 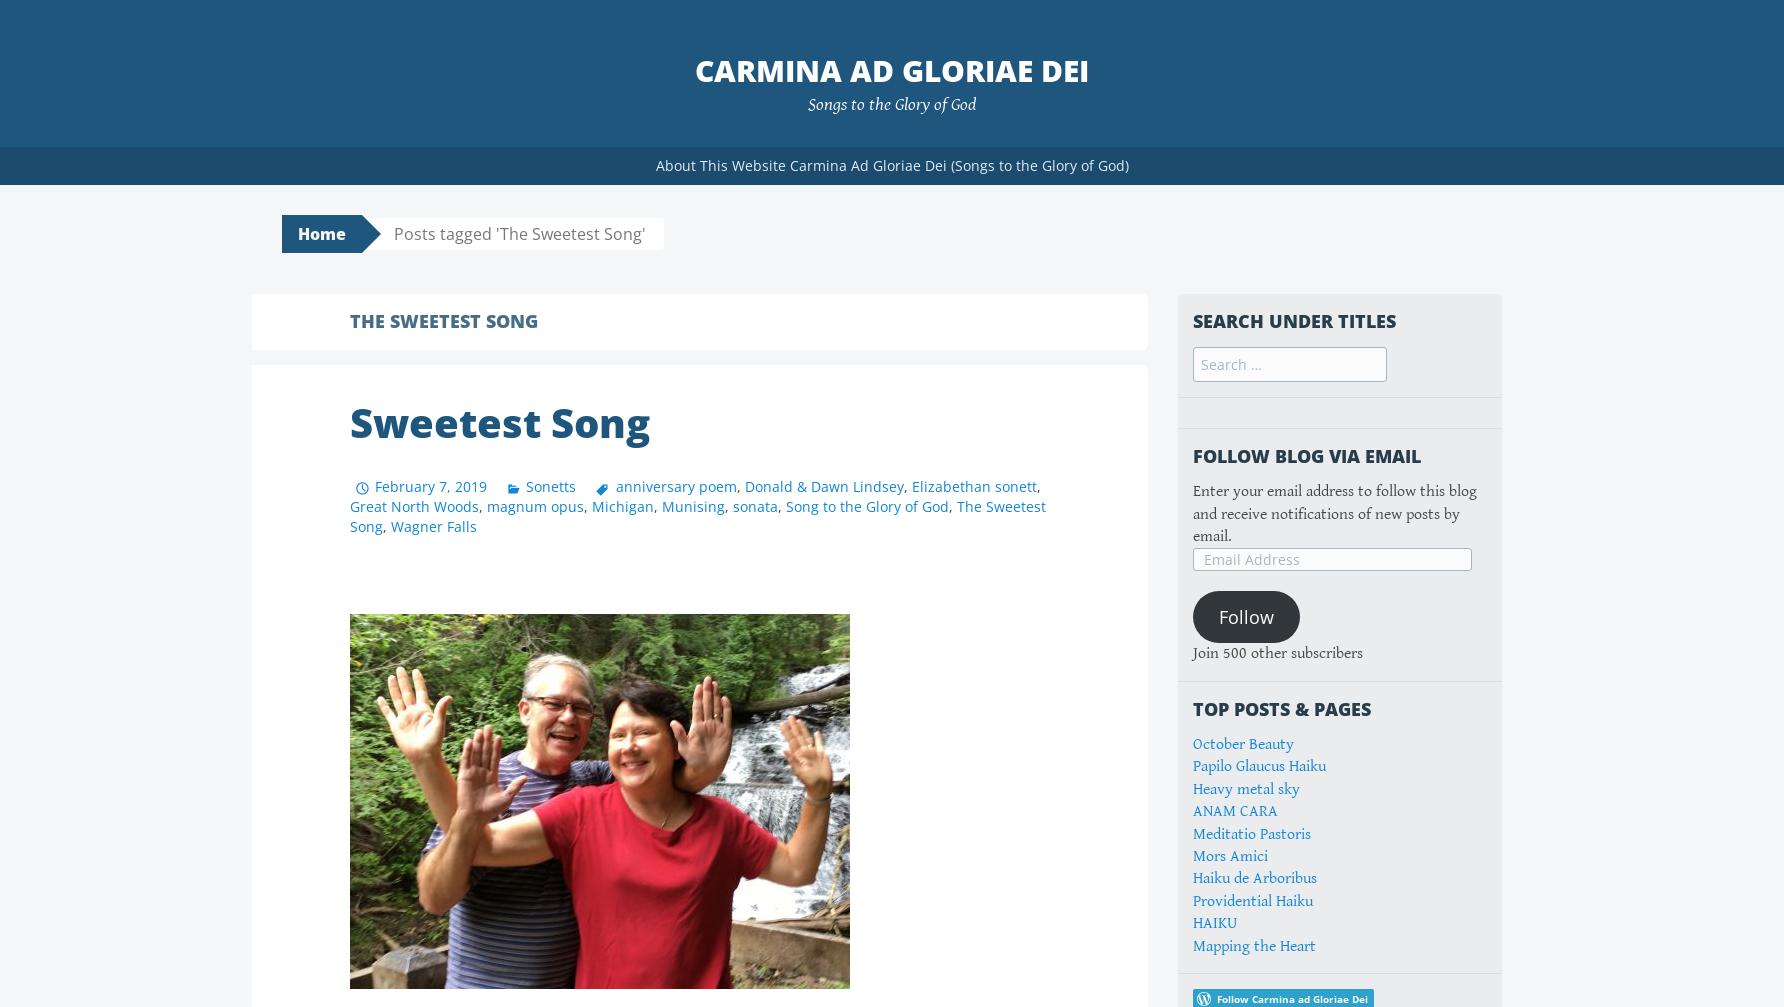 What do you see at coordinates (1234, 810) in the screenshot?
I see `'ANAM CARA'` at bounding box center [1234, 810].